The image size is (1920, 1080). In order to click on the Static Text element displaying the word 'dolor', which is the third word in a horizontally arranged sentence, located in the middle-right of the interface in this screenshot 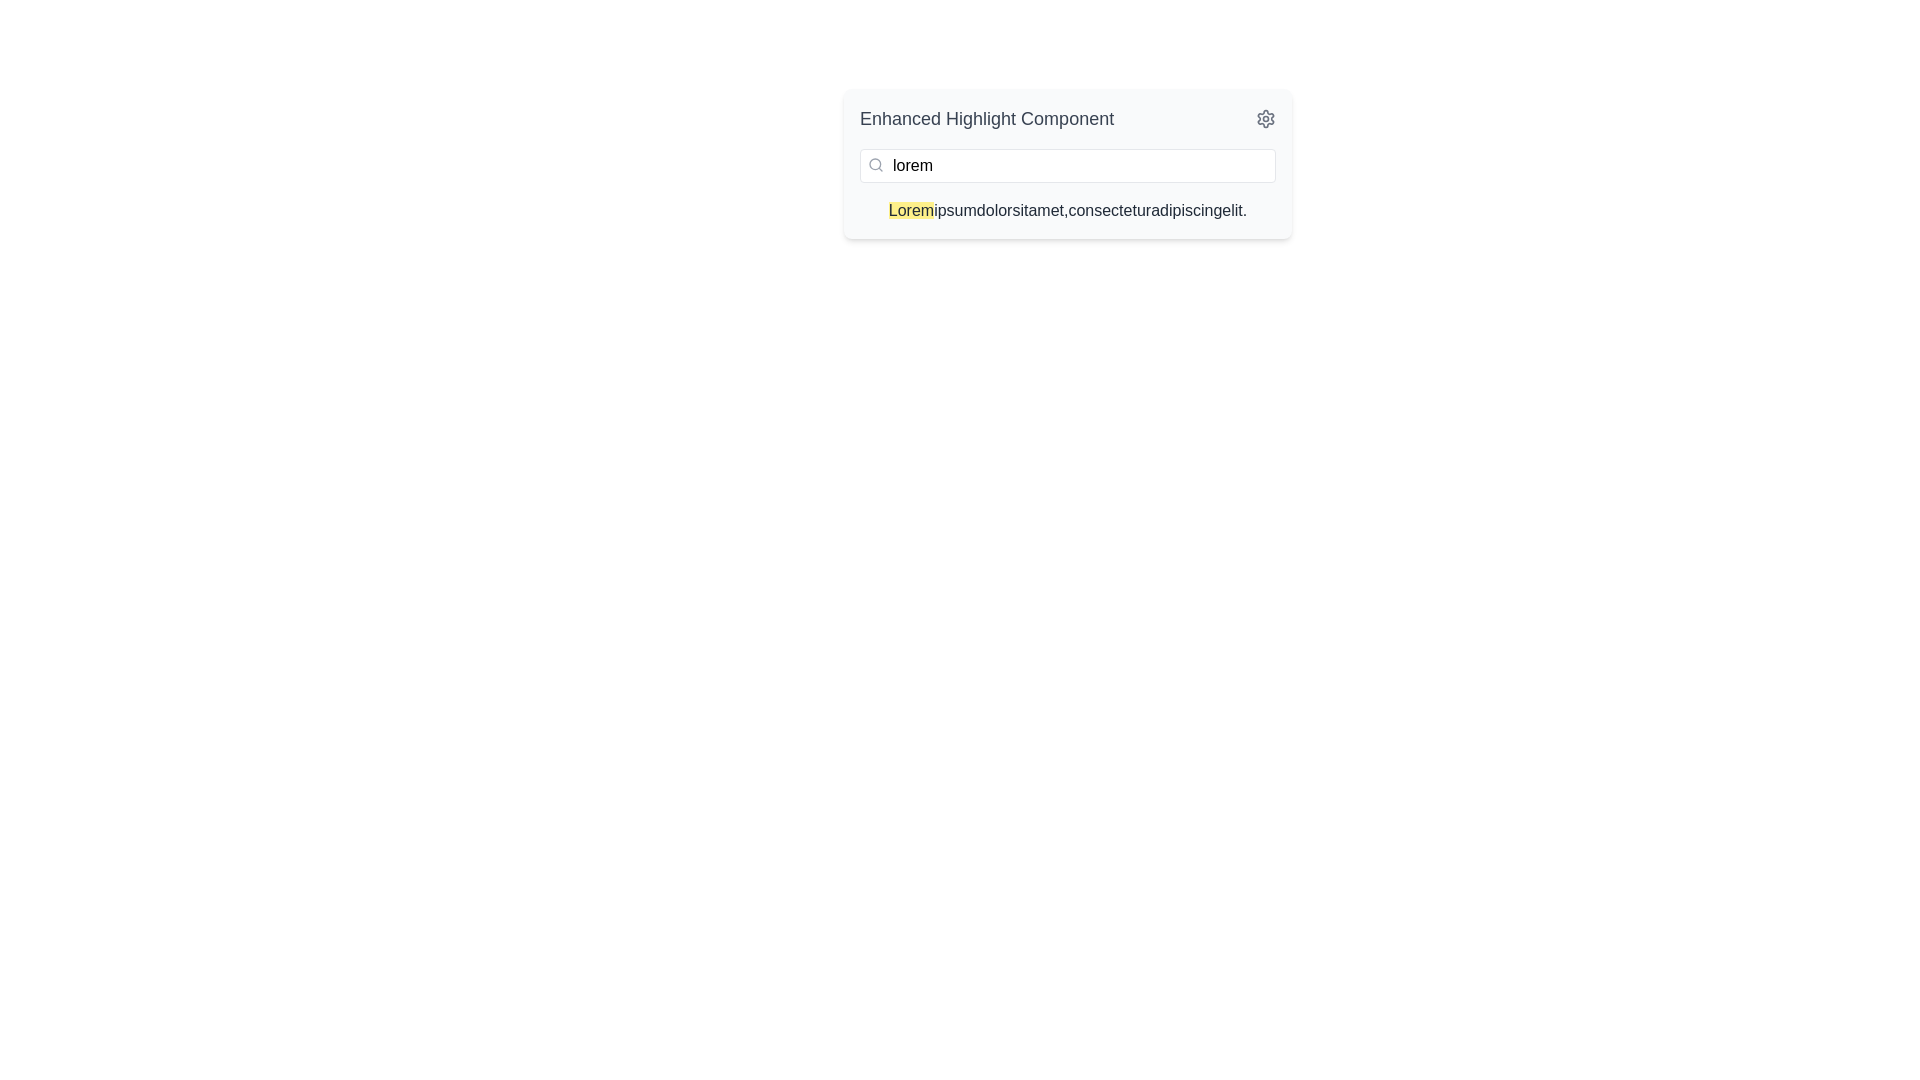, I will do `click(994, 210)`.